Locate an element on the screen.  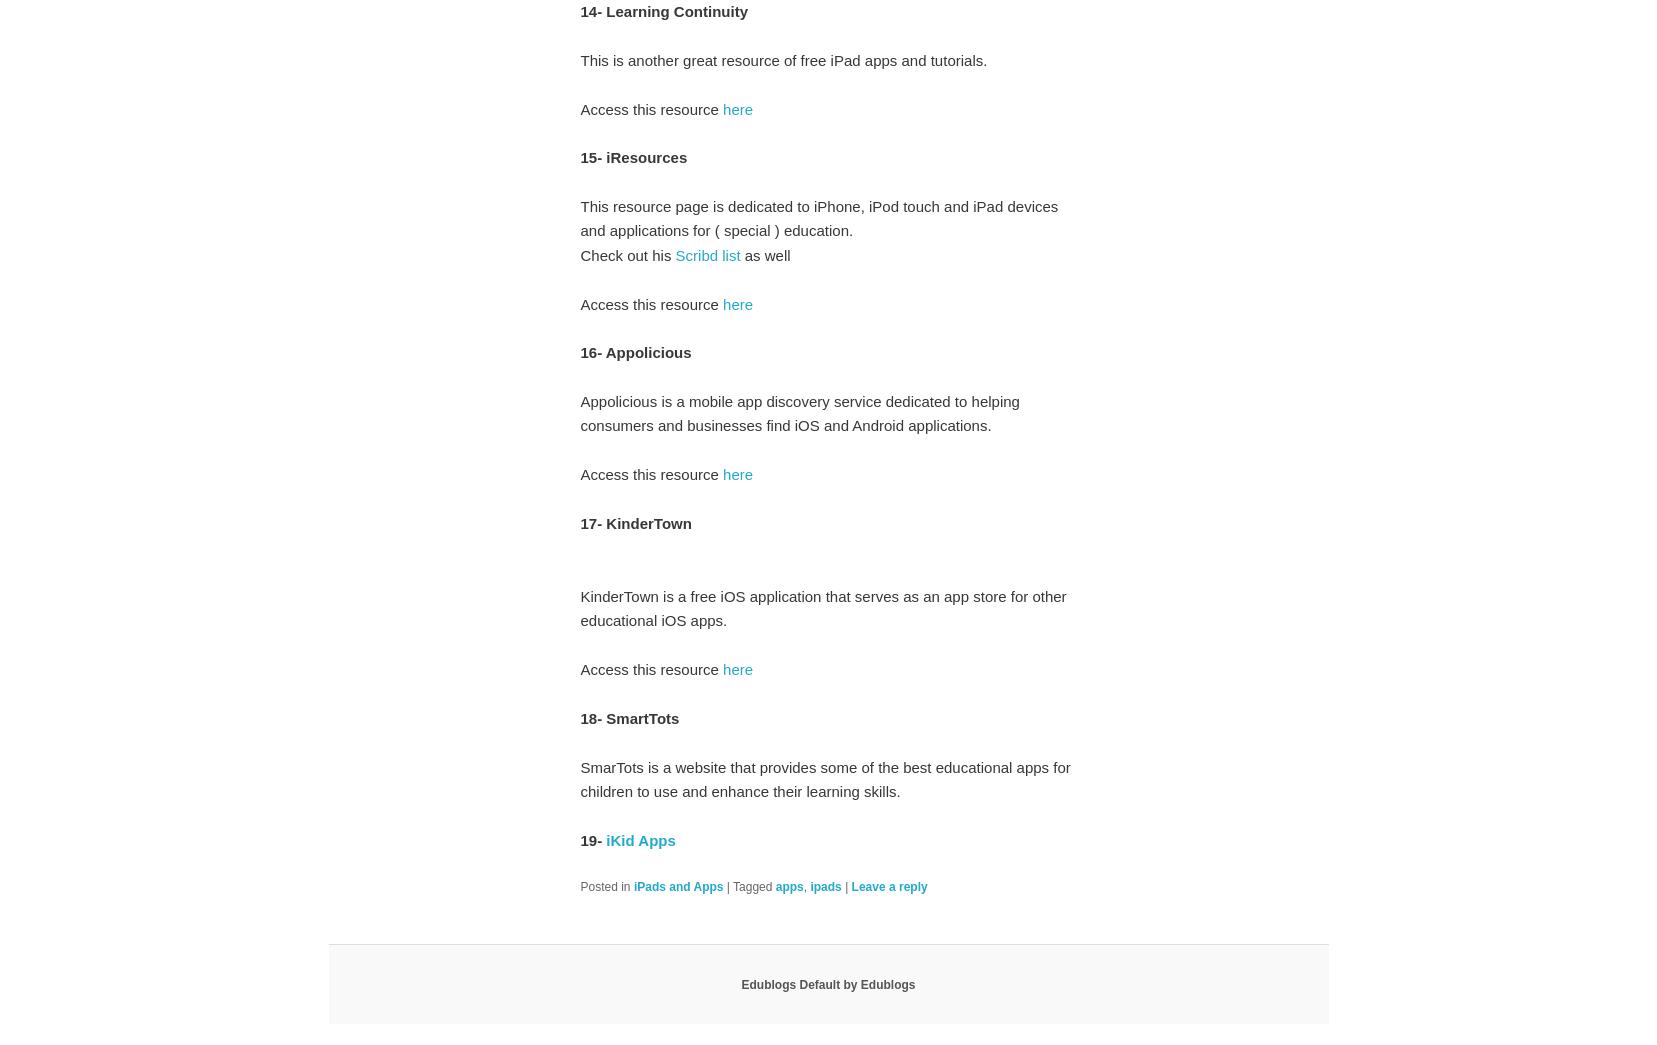
'Leave a reply' is located at coordinates (888, 885).